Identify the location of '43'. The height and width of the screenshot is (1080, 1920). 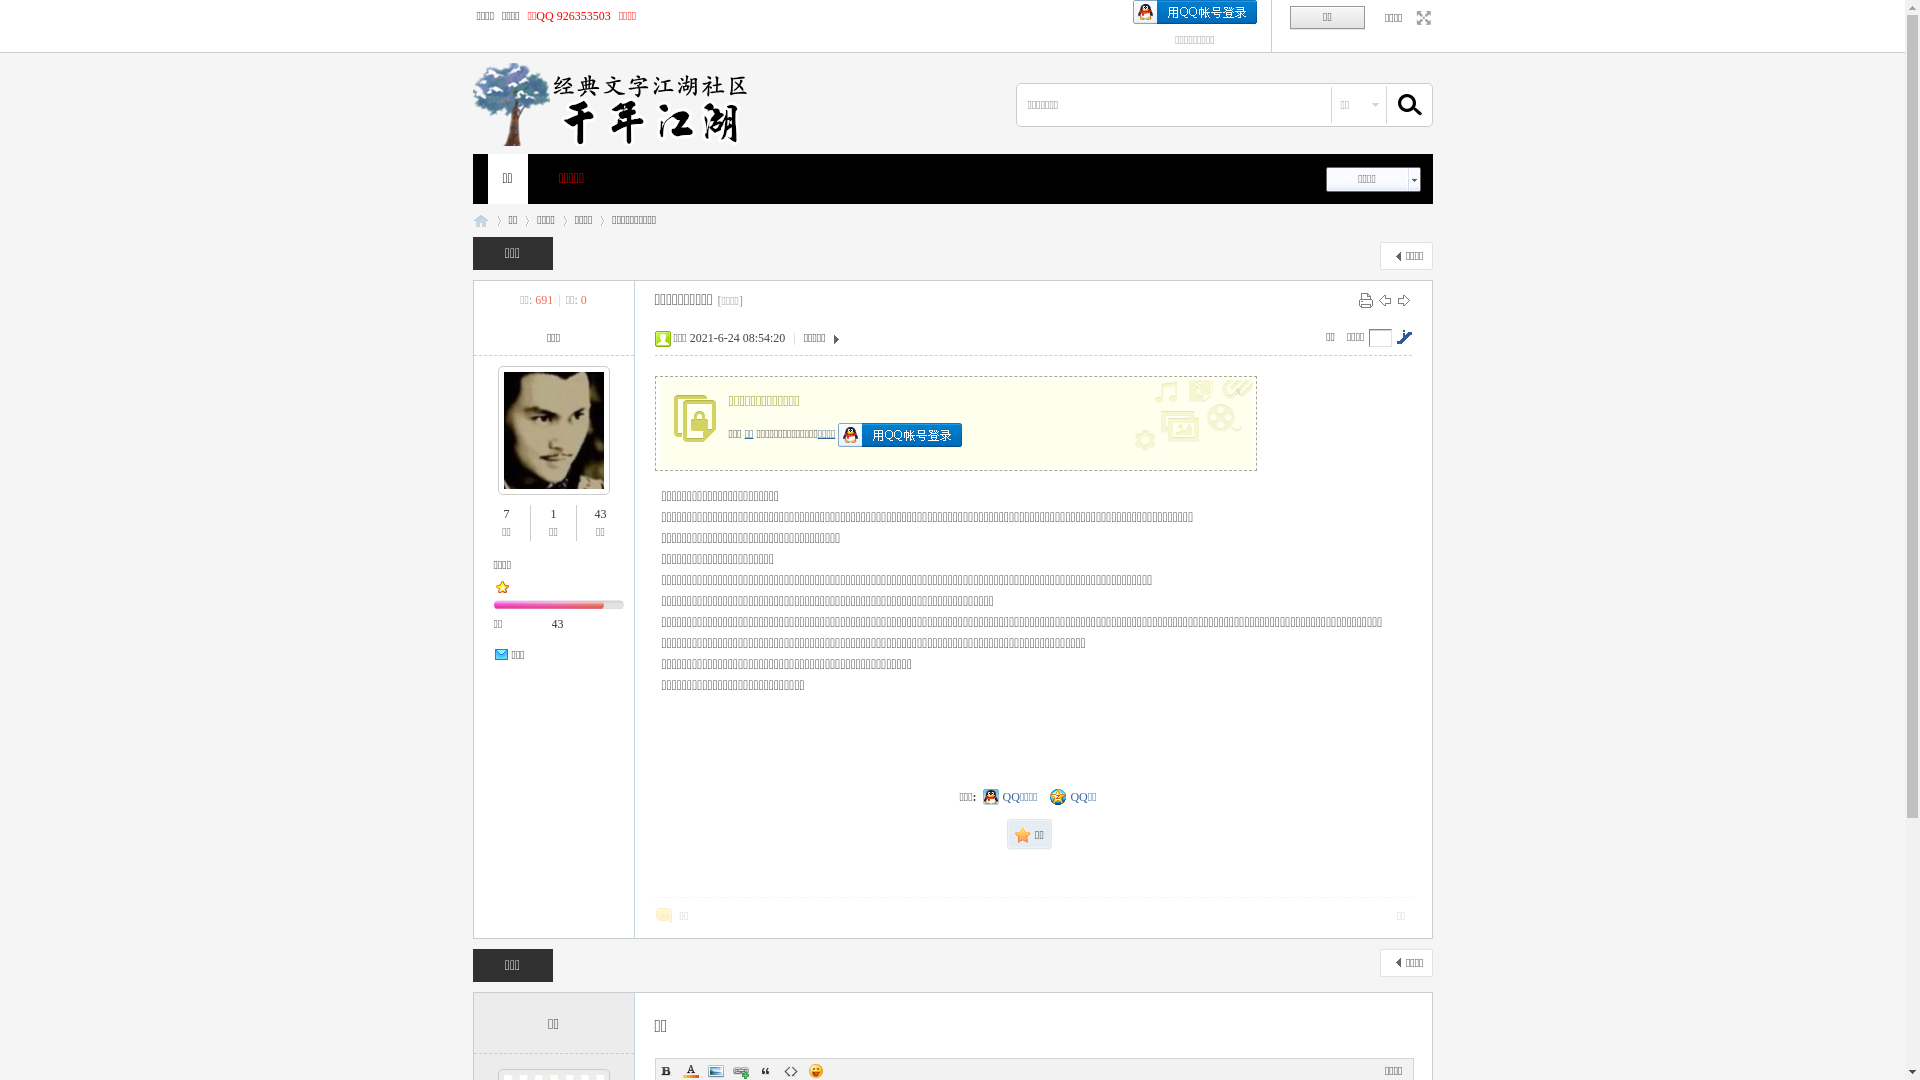
(557, 622).